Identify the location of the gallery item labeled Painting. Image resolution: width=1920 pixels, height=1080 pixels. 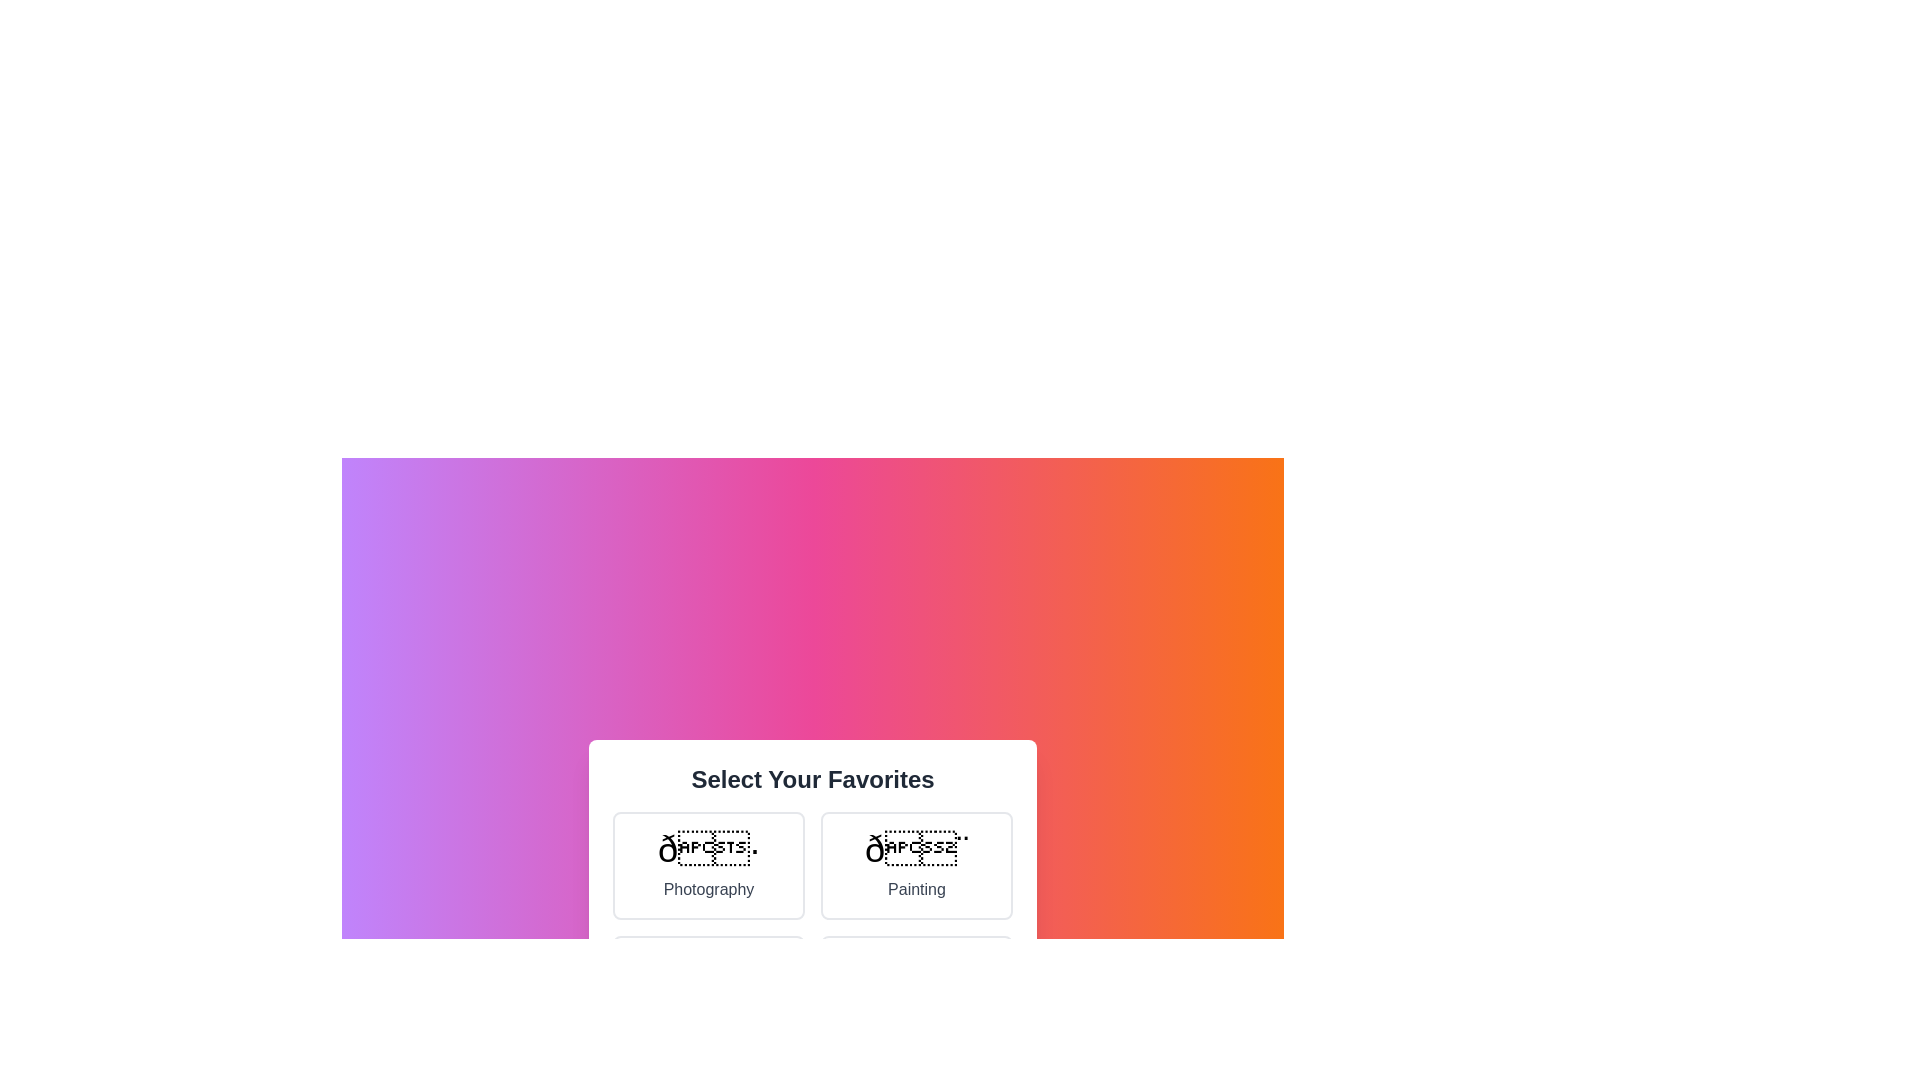
(915, 865).